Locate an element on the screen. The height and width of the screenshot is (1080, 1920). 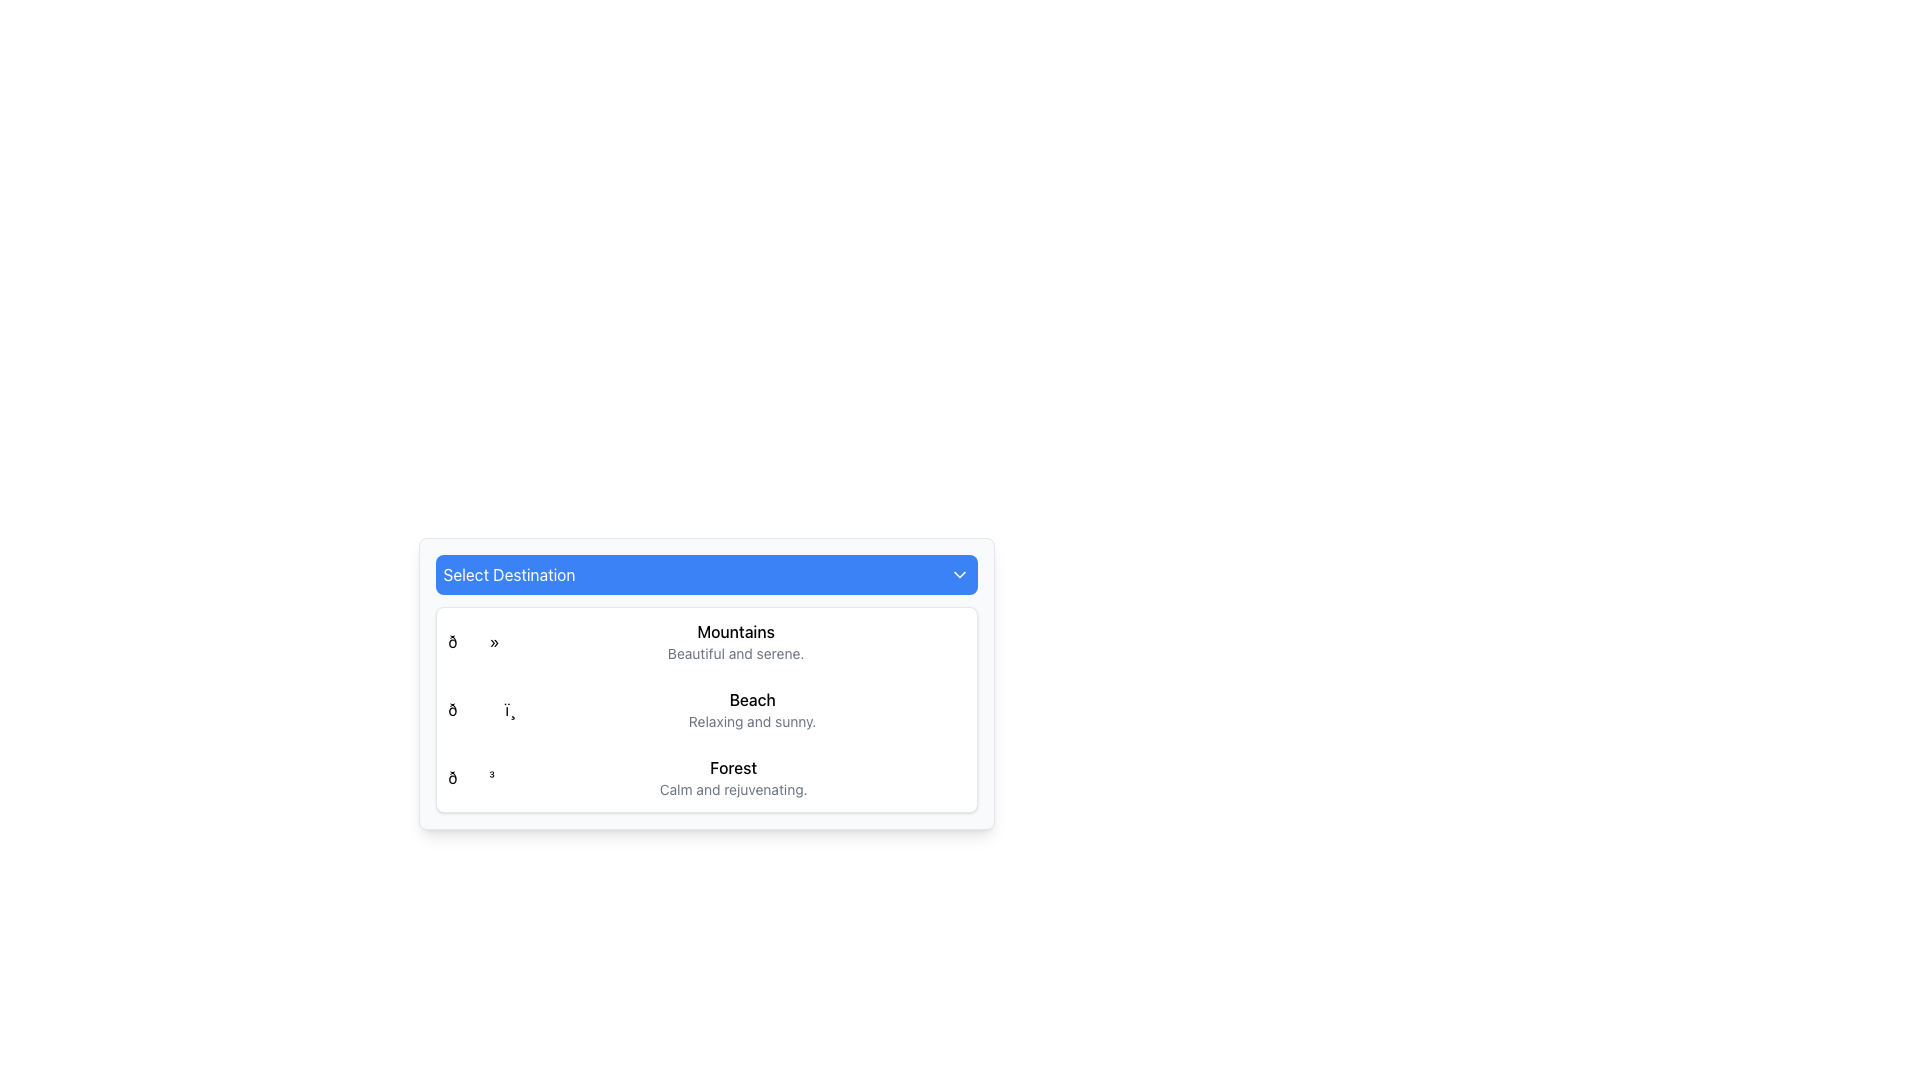
the second selectable list item titled 'Beach' is located at coordinates (706, 708).